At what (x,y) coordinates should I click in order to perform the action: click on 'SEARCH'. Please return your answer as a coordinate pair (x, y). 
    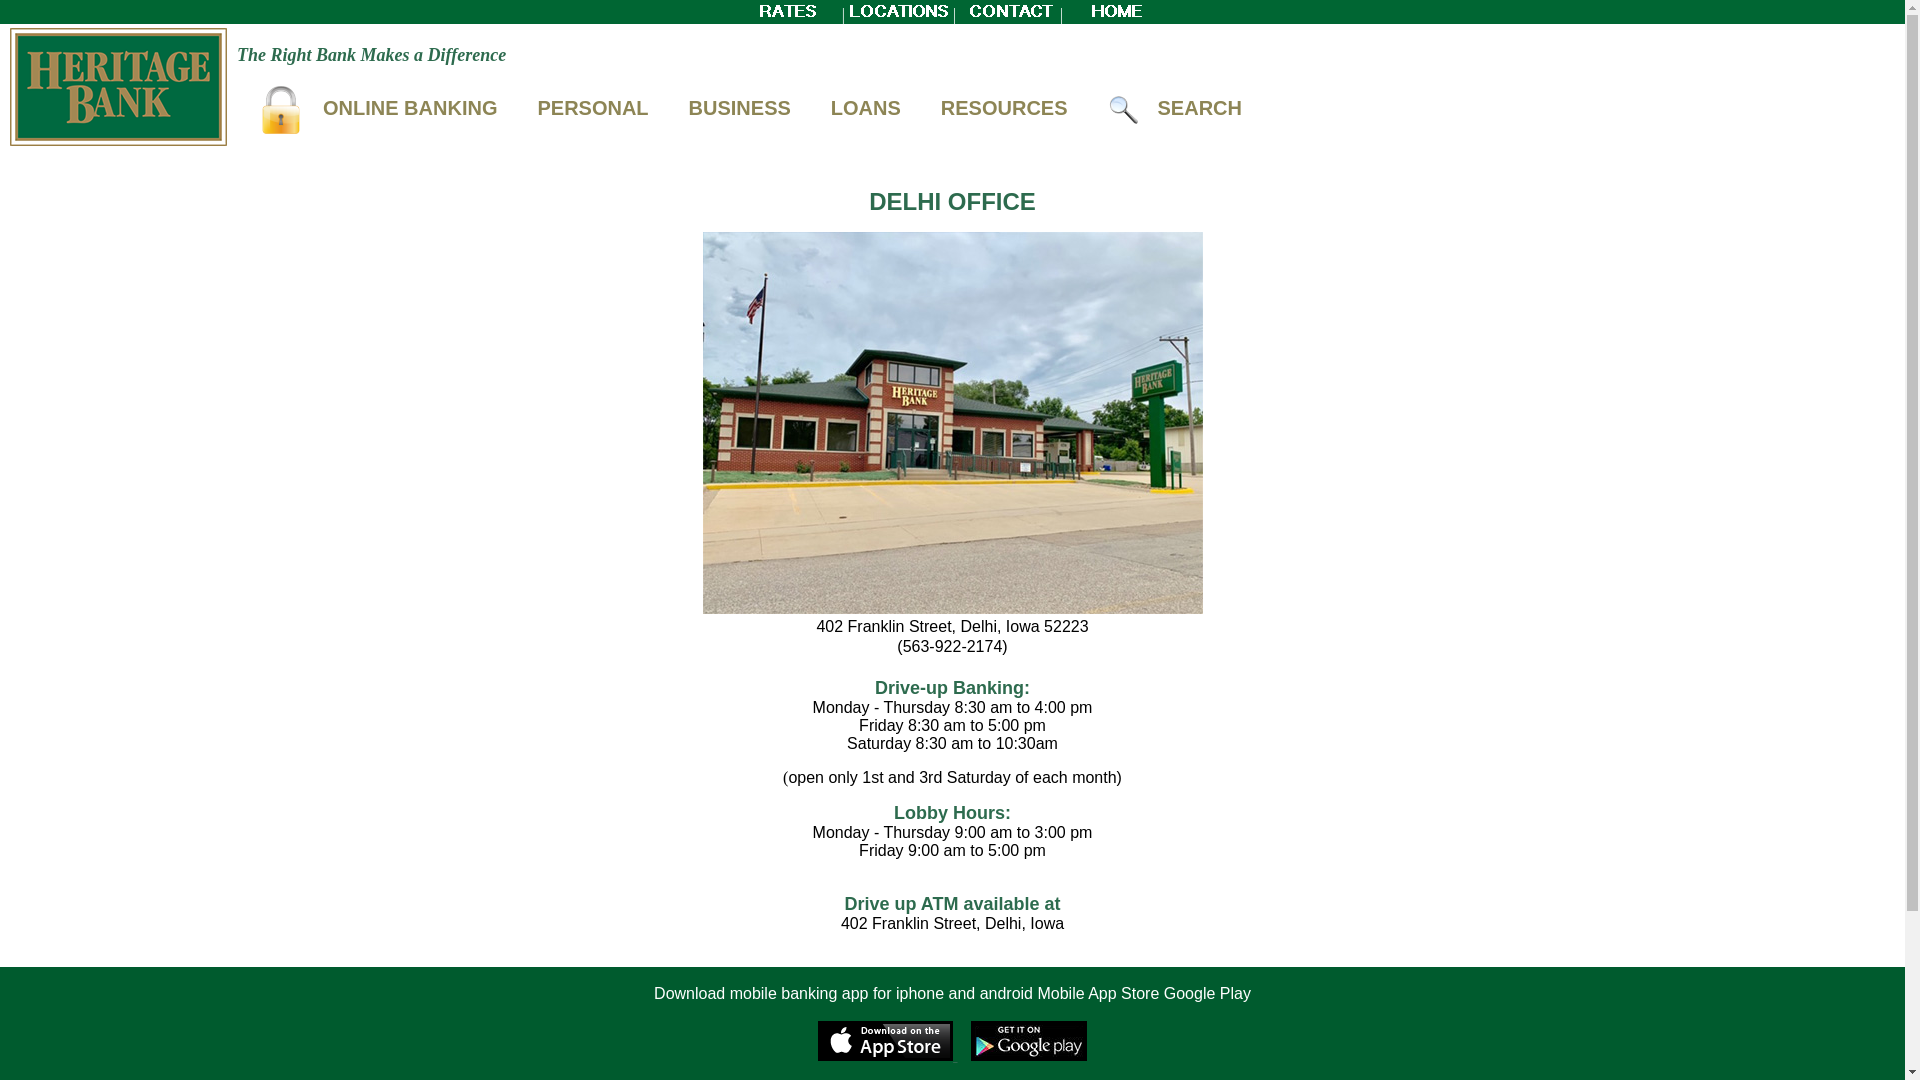
    Looking at the image, I should click on (1087, 108).